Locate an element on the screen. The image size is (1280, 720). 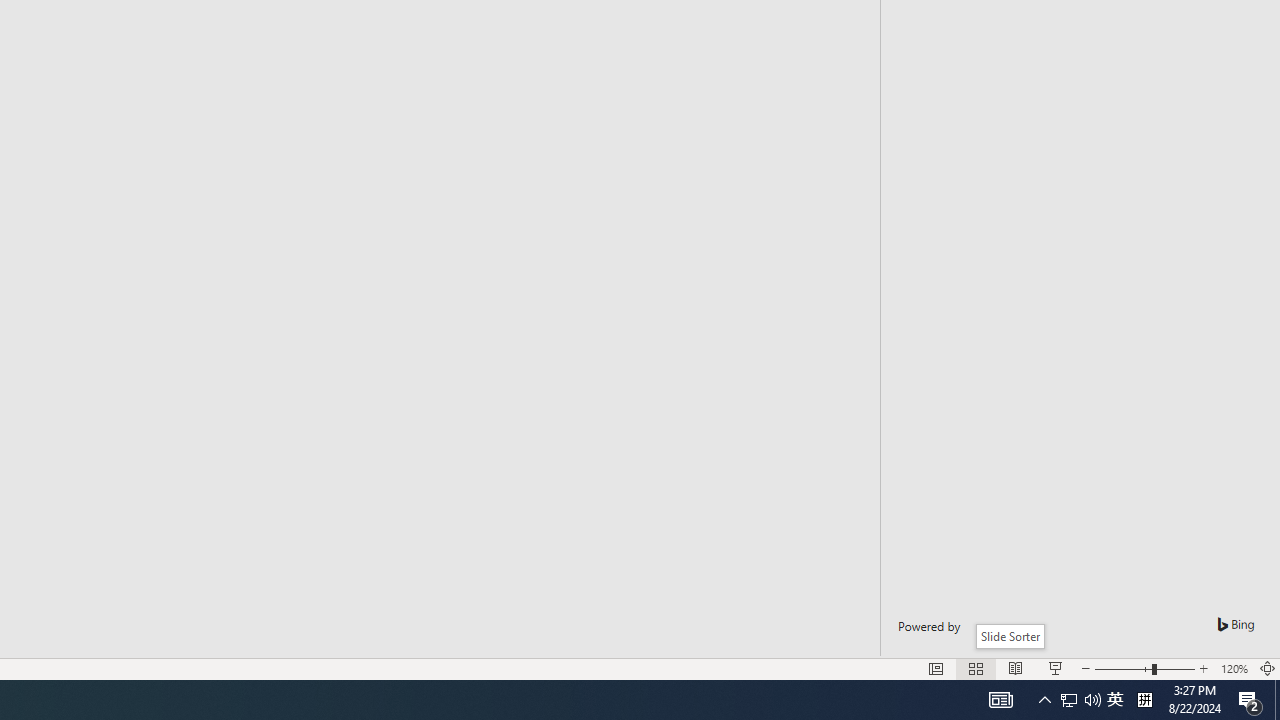
'Reading View' is located at coordinates (1015, 669).